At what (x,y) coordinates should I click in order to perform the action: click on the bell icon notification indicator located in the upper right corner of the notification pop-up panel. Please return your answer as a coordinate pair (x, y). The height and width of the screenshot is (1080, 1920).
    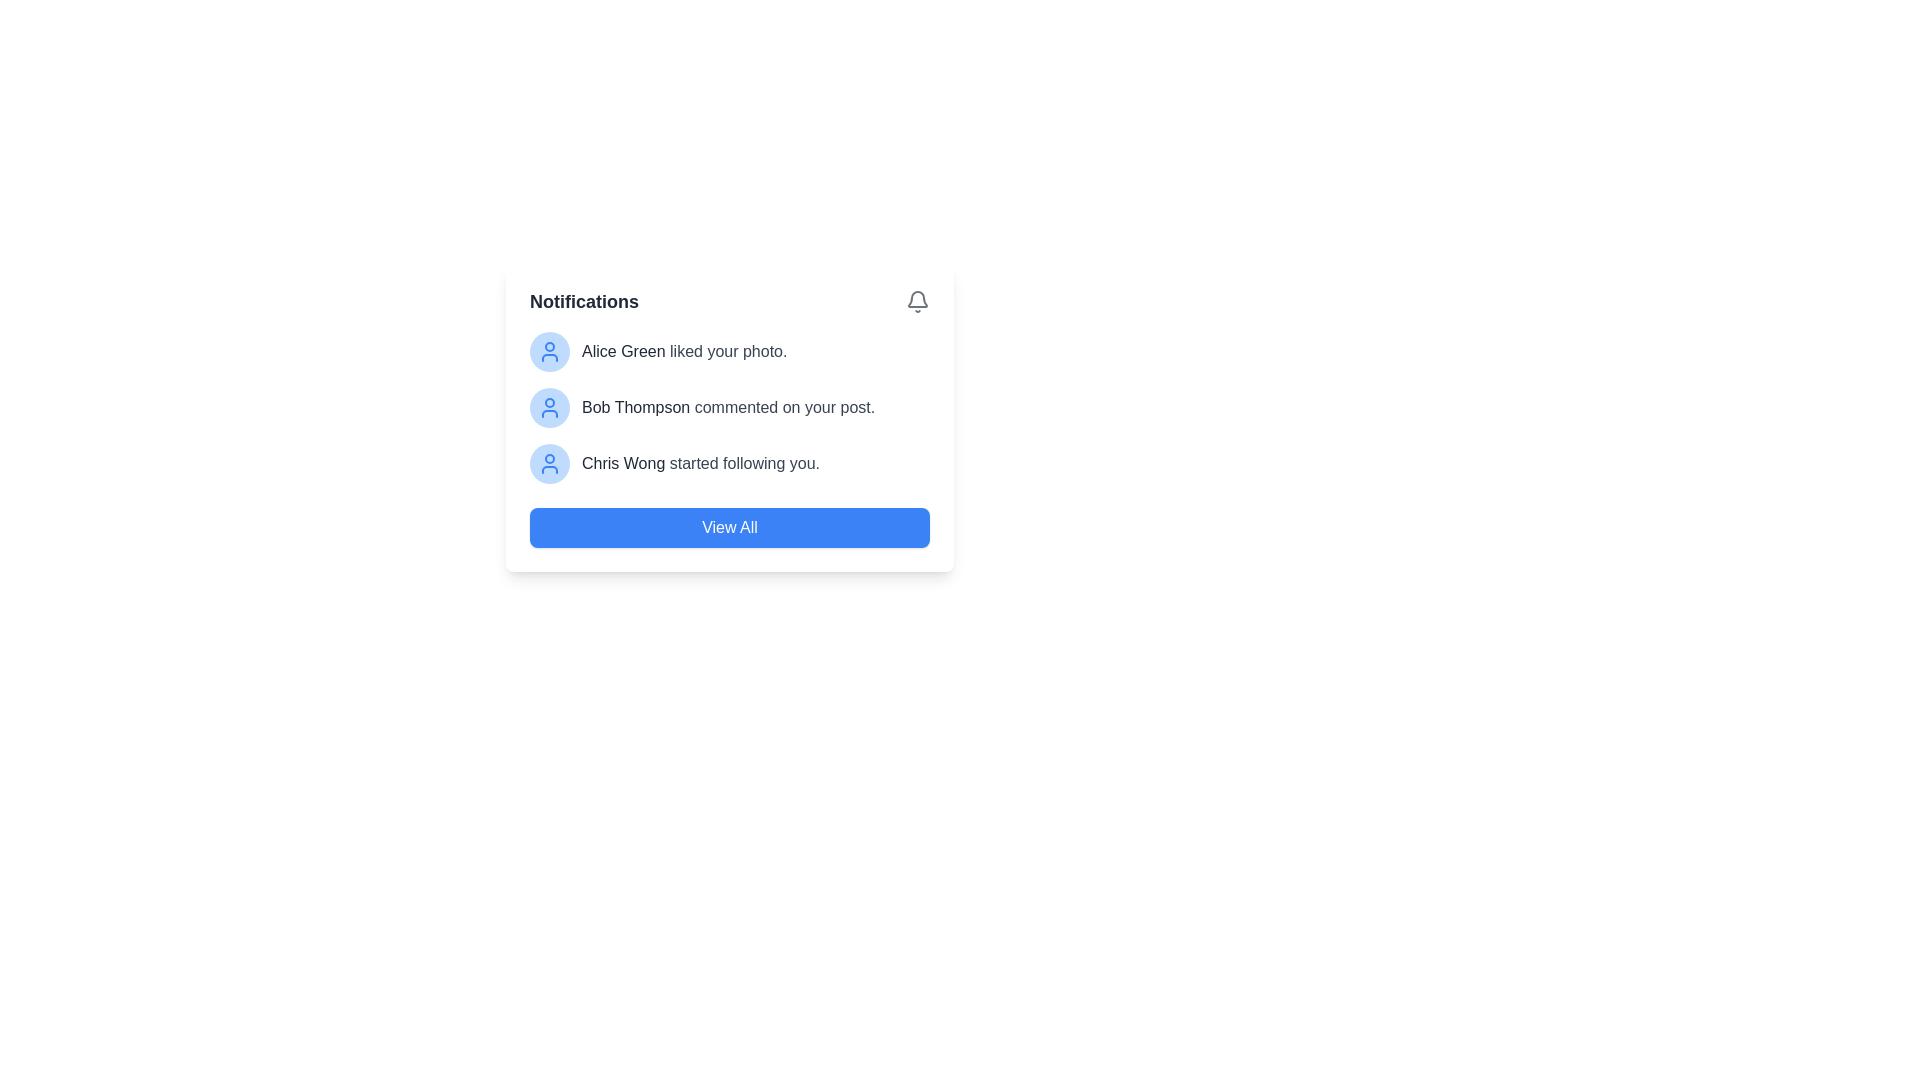
    Looking at the image, I should click on (916, 301).